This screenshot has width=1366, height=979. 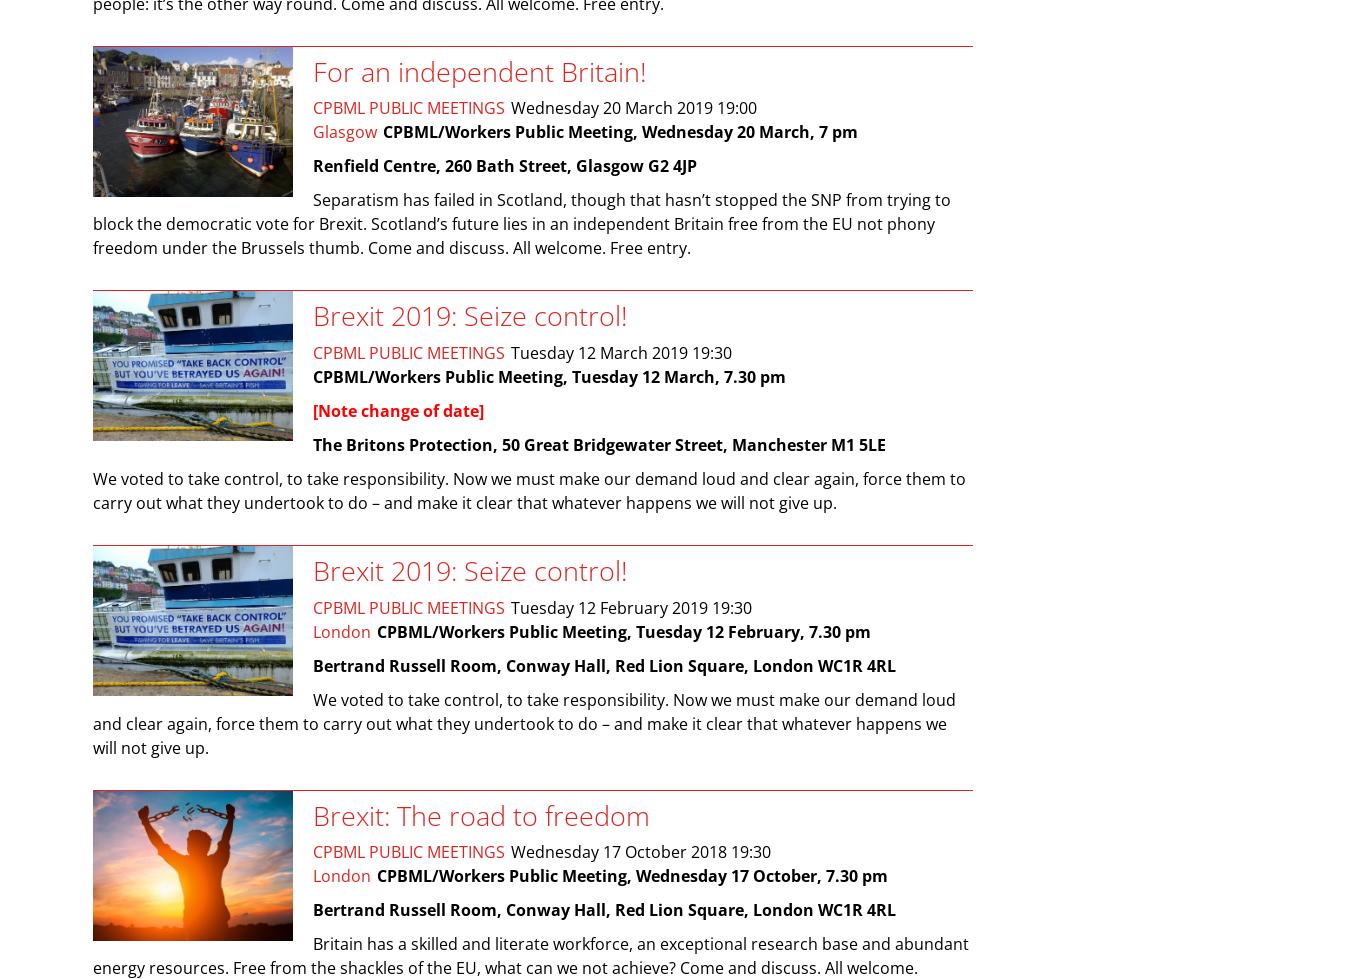 What do you see at coordinates (549, 377) in the screenshot?
I see `'CPBML/Workers Public Meeting, Tuesday 12 March, 7.30 pm'` at bounding box center [549, 377].